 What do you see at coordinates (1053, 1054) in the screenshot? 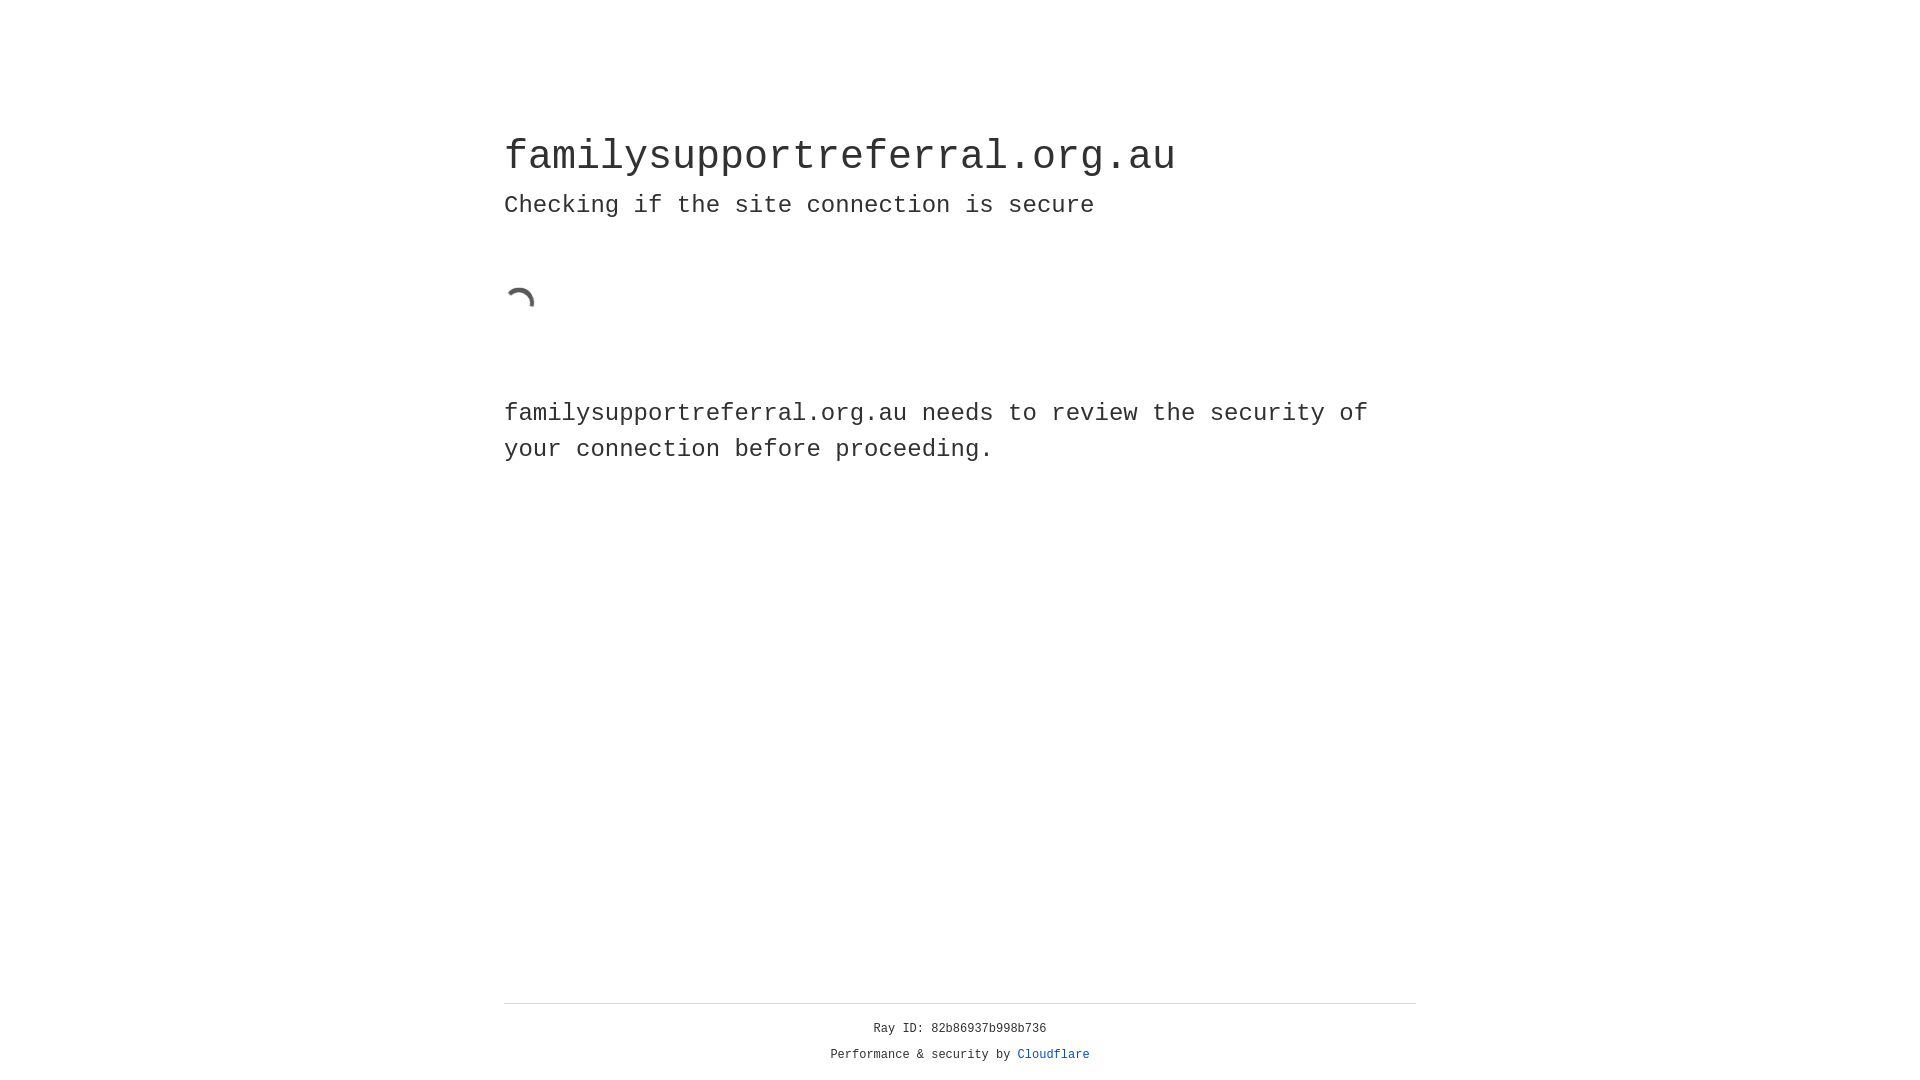
I see `'Cloudflare'` at bounding box center [1053, 1054].